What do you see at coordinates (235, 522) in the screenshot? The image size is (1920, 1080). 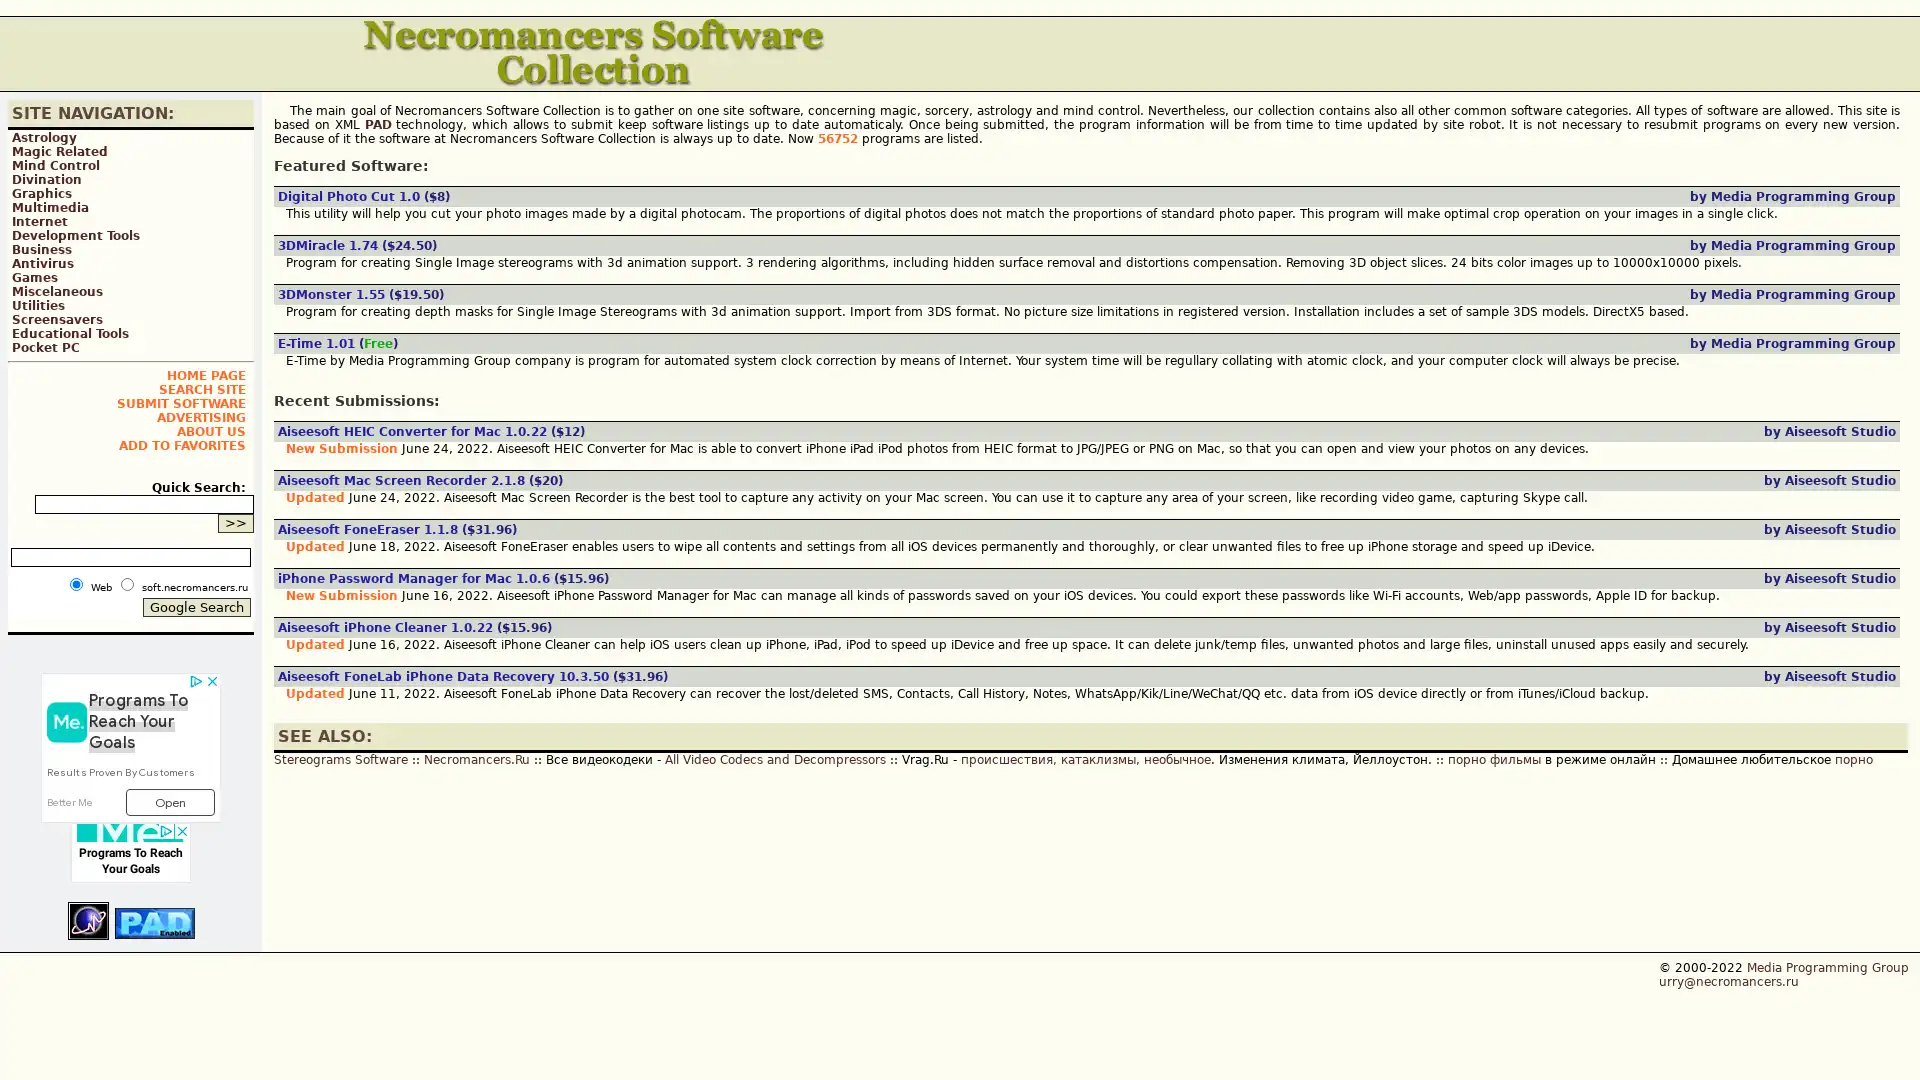 I see `>>` at bounding box center [235, 522].